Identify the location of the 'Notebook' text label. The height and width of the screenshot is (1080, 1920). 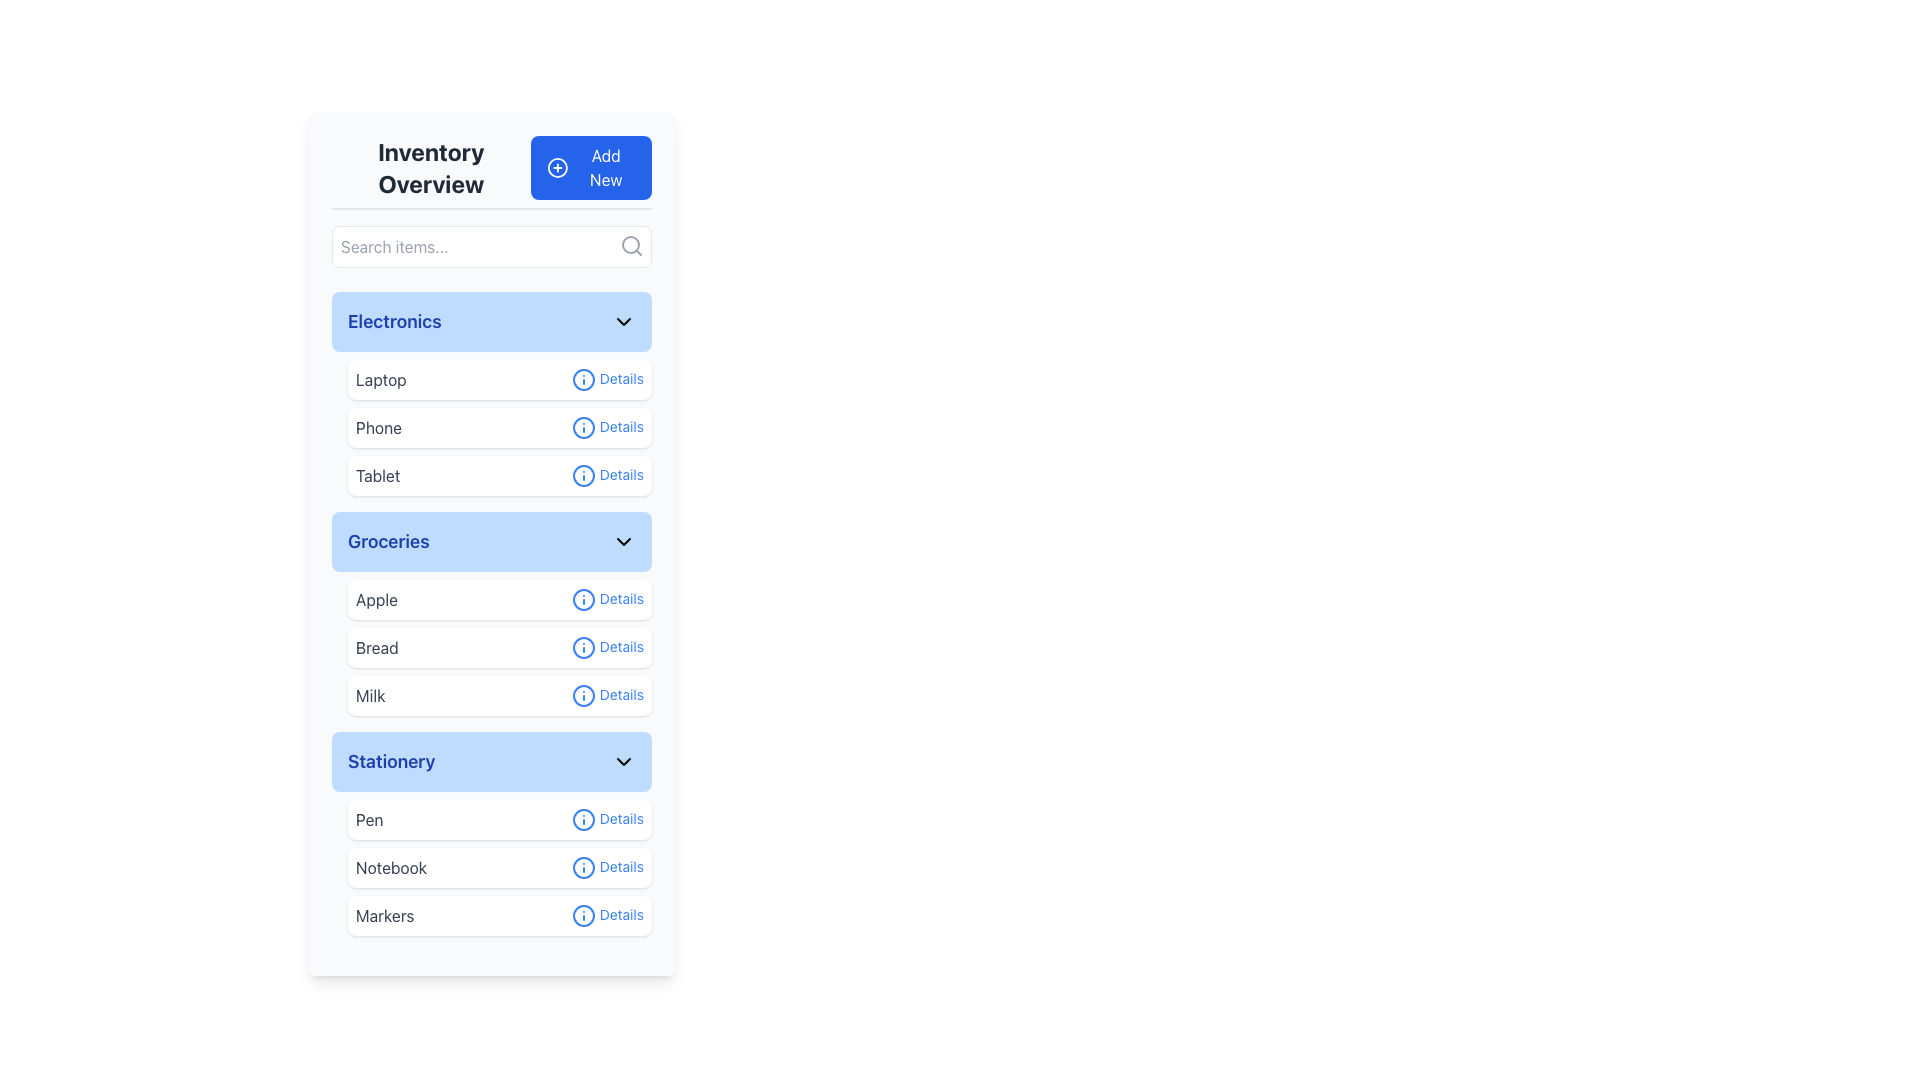
(391, 866).